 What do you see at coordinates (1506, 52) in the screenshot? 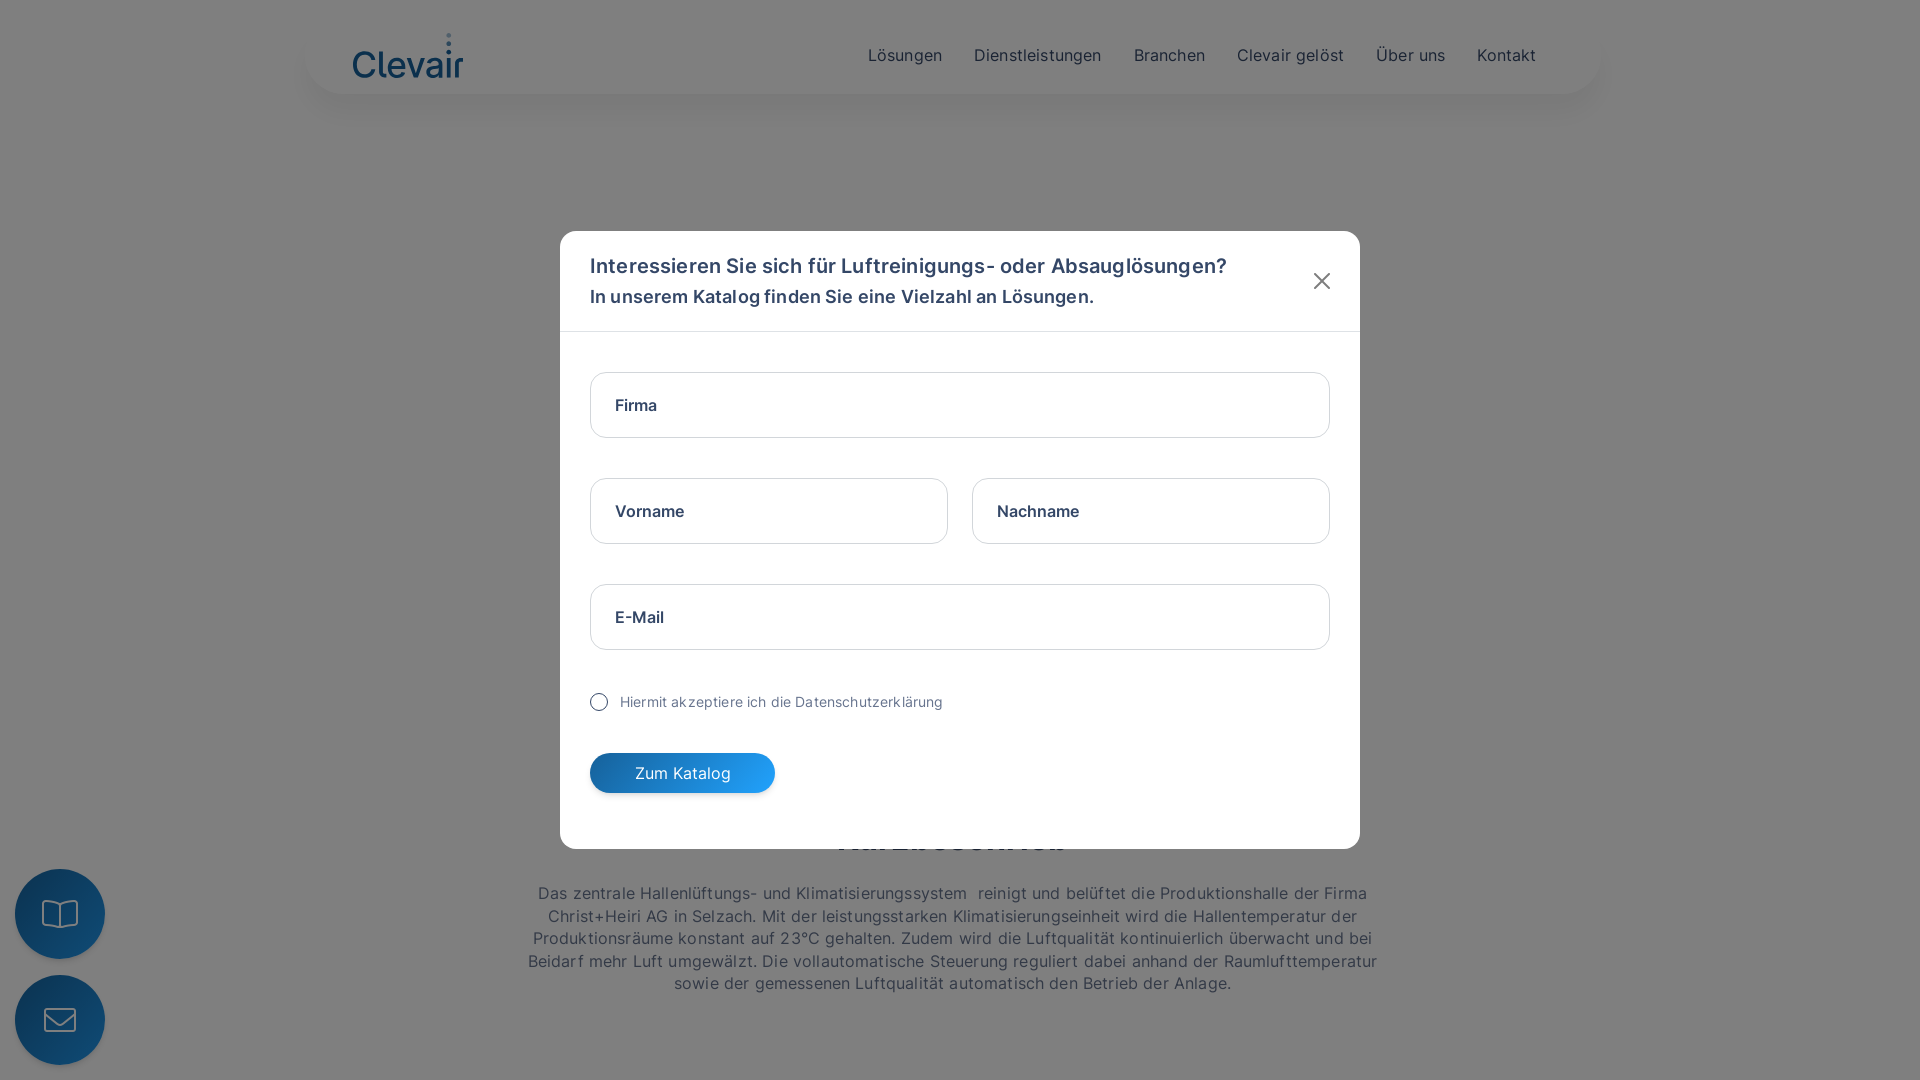
I see `'Kontakt'` at bounding box center [1506, 52].